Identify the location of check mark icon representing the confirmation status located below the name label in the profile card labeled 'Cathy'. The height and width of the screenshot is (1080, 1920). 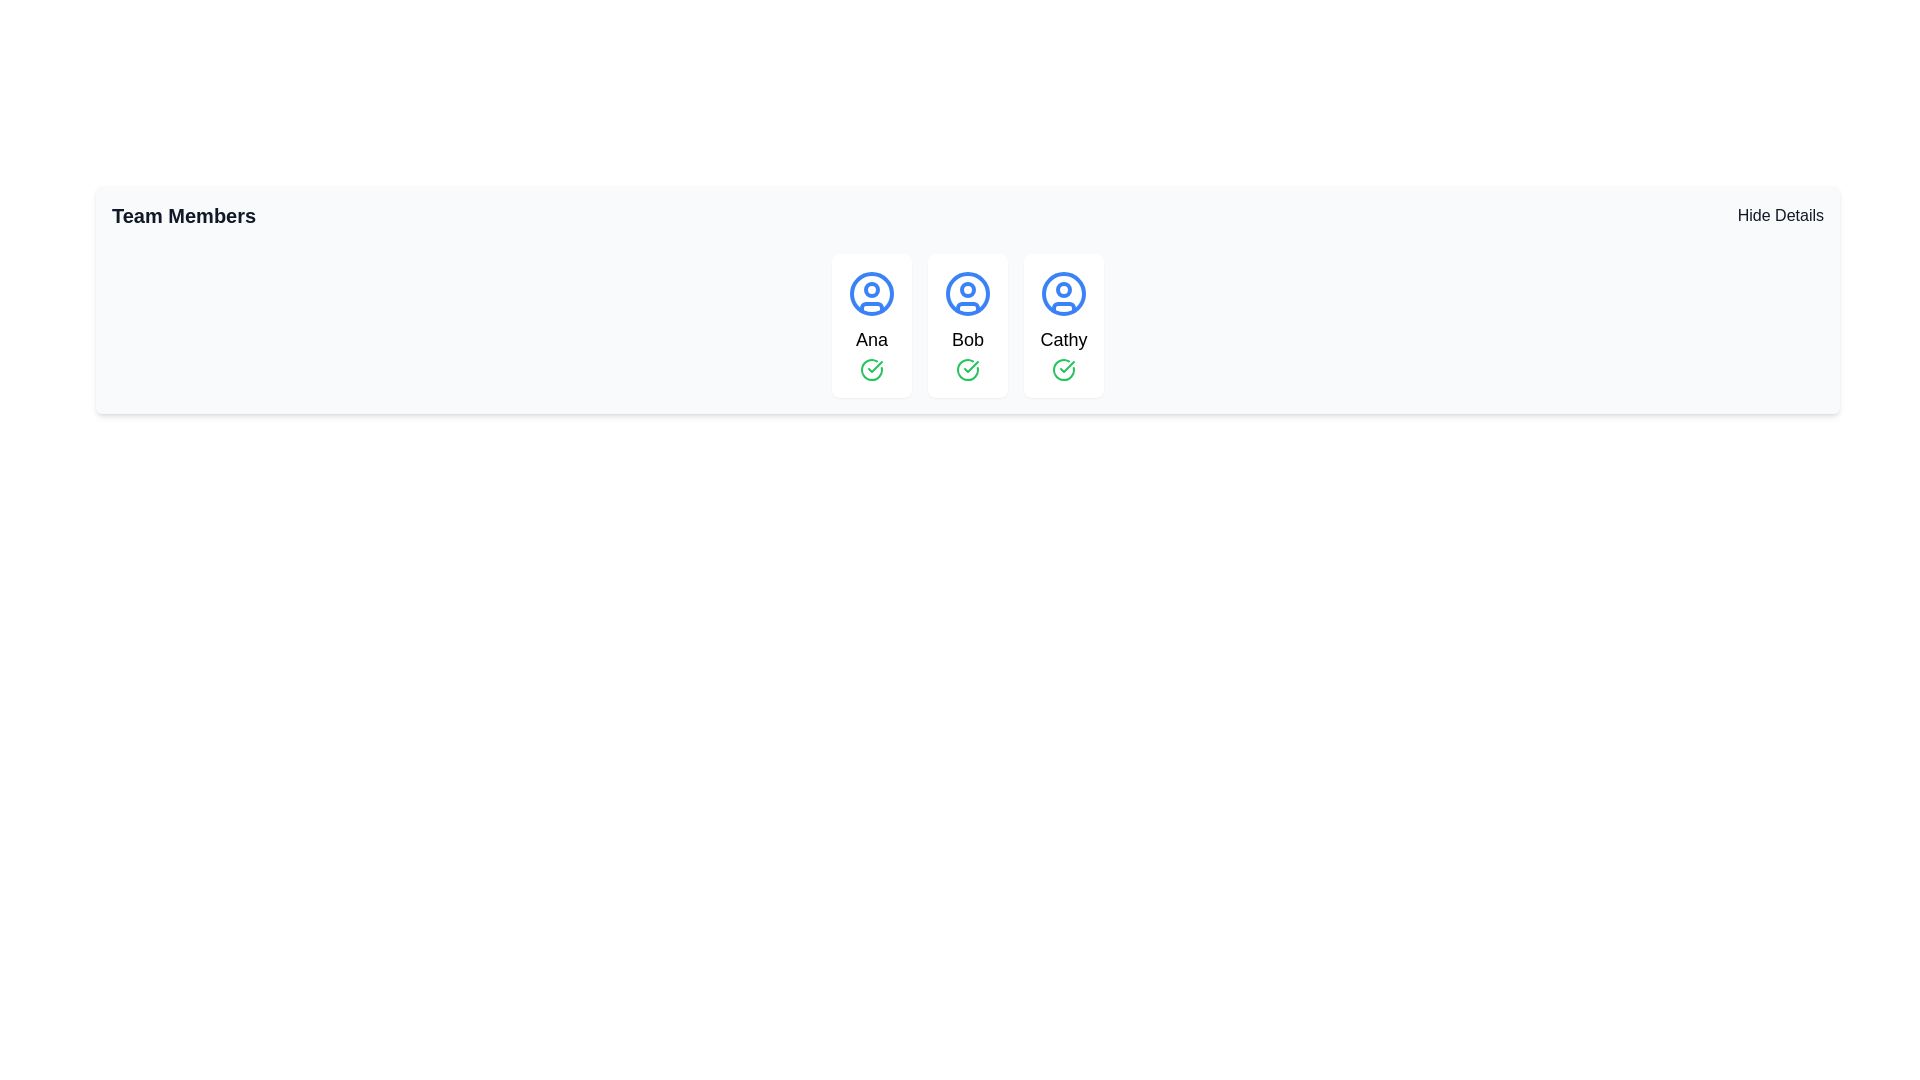
(1063, 370).